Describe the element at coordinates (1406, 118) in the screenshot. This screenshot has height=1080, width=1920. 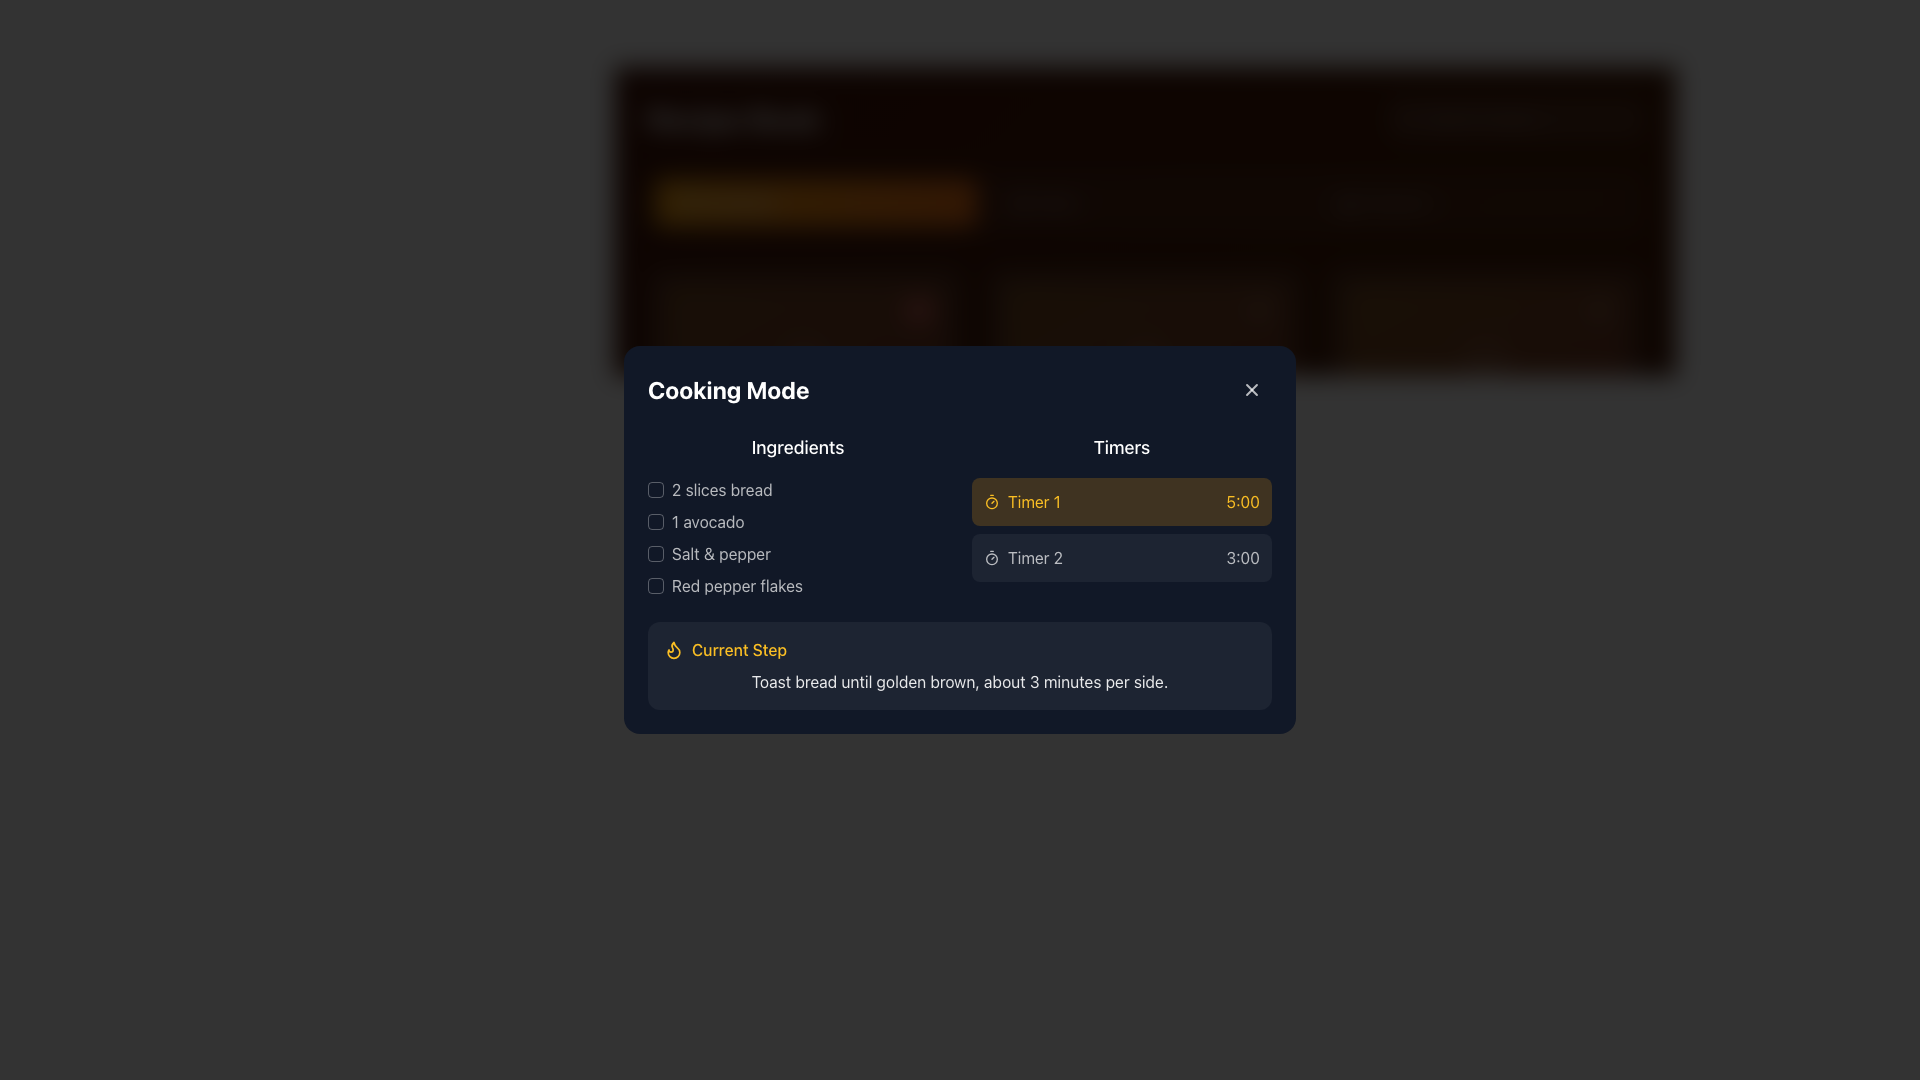
I see `the circular element that is part of the search icon located at the top-left of the header bar` at that location.